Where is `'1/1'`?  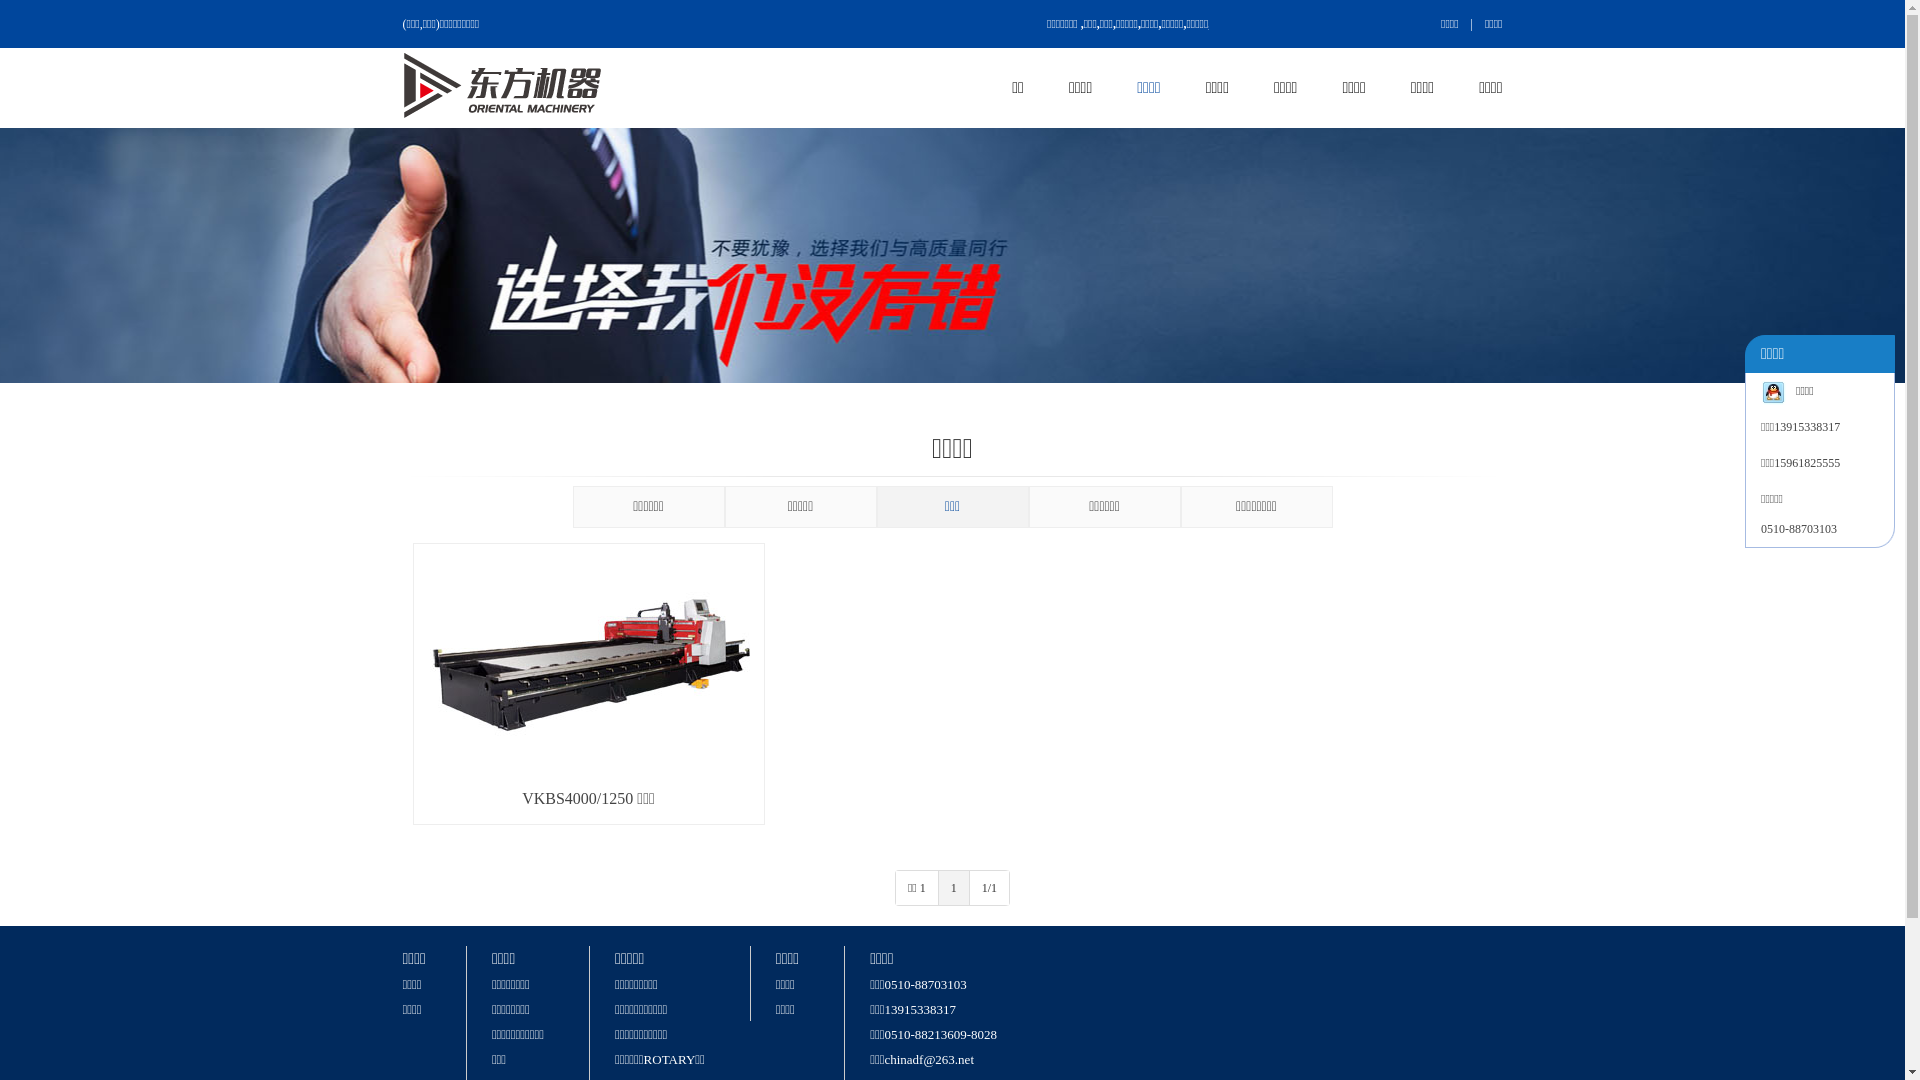
'1/1' is located at coordinates (989, 886).